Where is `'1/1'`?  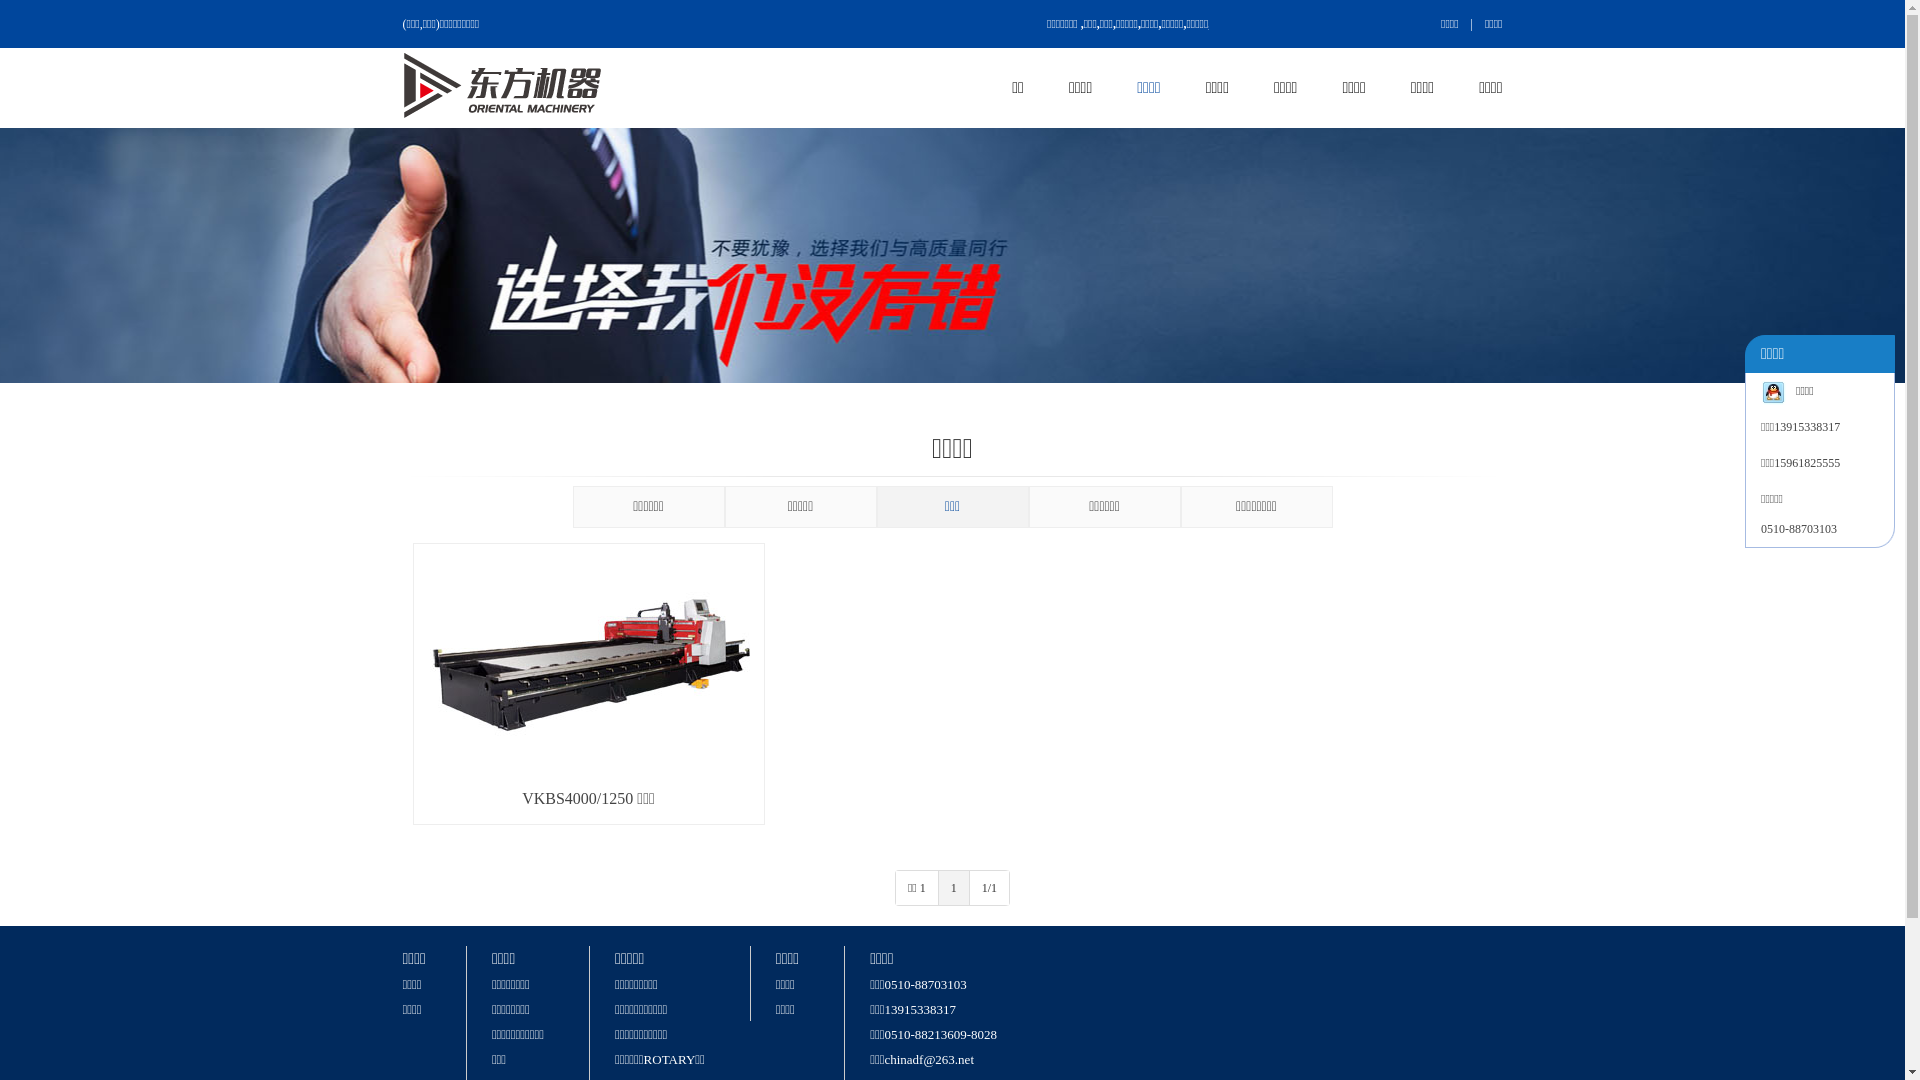
'1/1' is located at coordinates (989, 886).